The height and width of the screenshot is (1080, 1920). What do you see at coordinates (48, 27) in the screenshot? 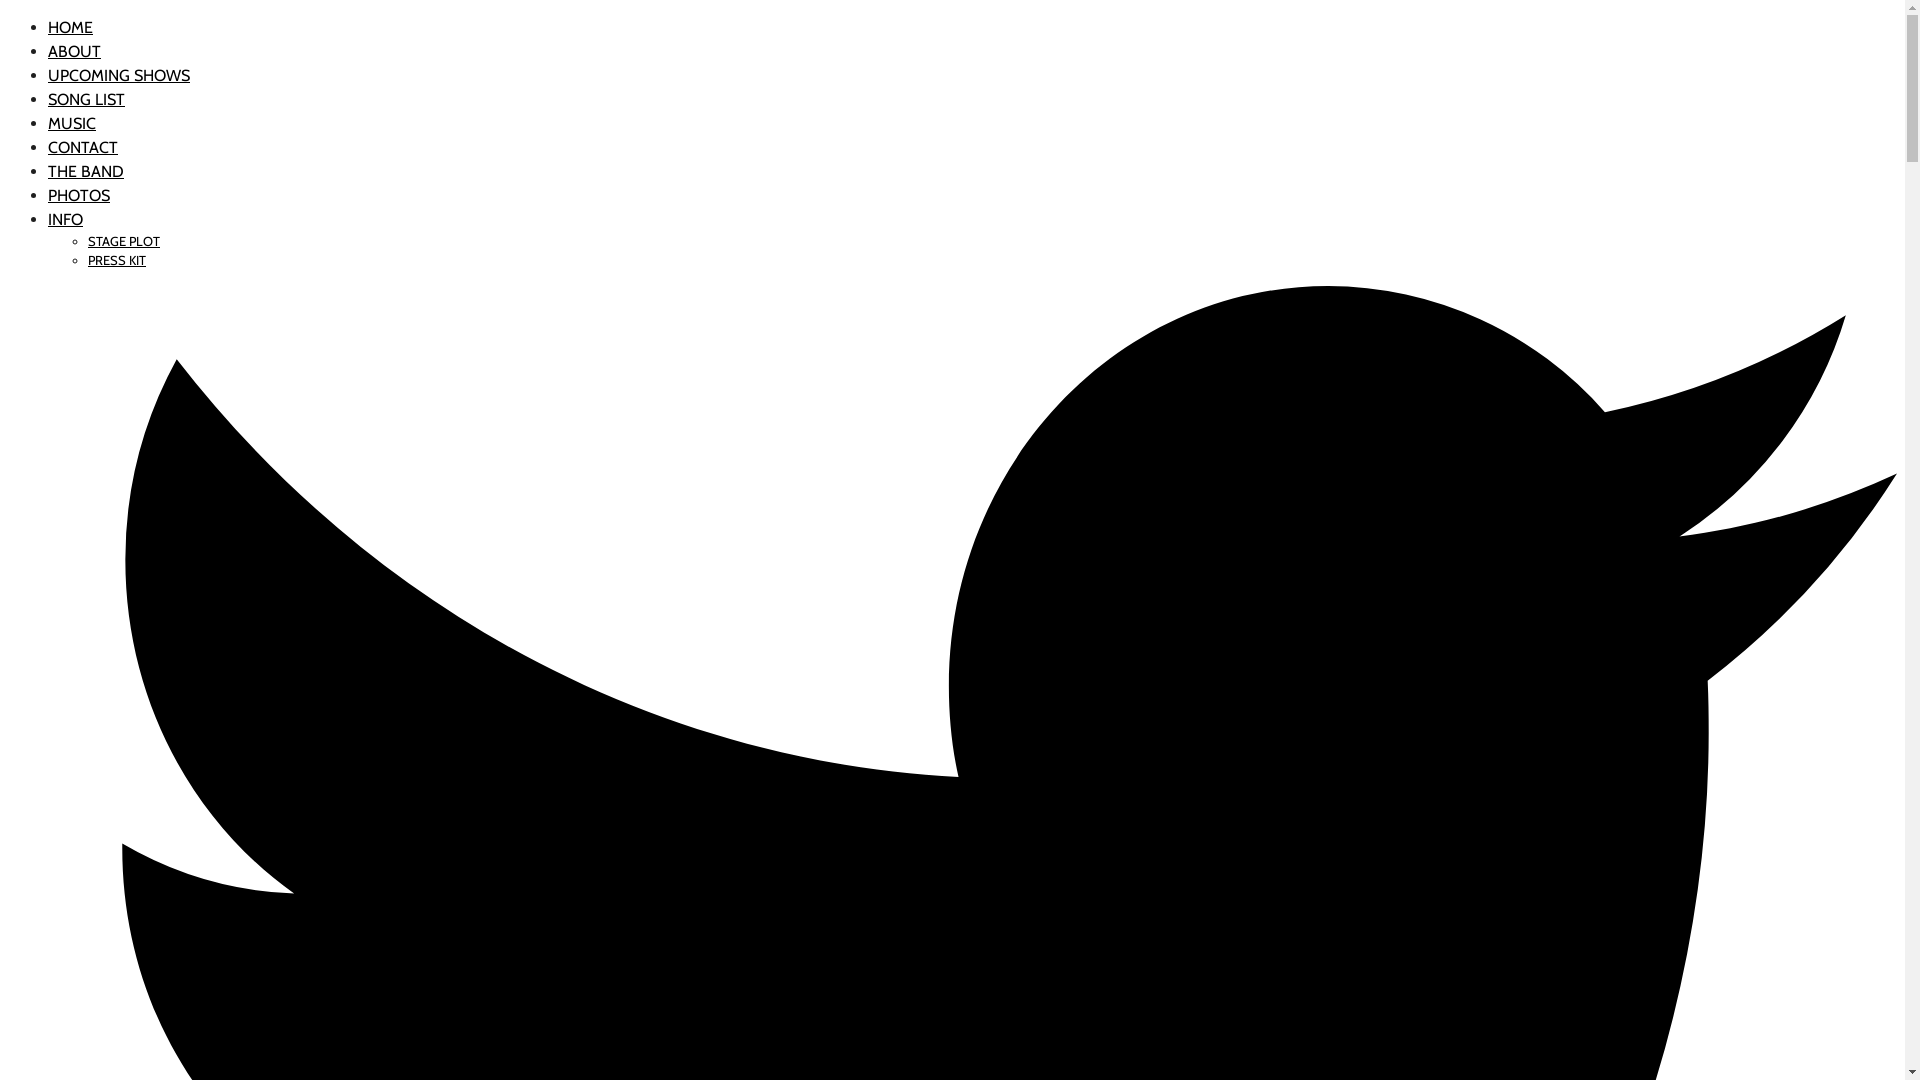
I see `'HOME'` at bounding box center [48, 27].